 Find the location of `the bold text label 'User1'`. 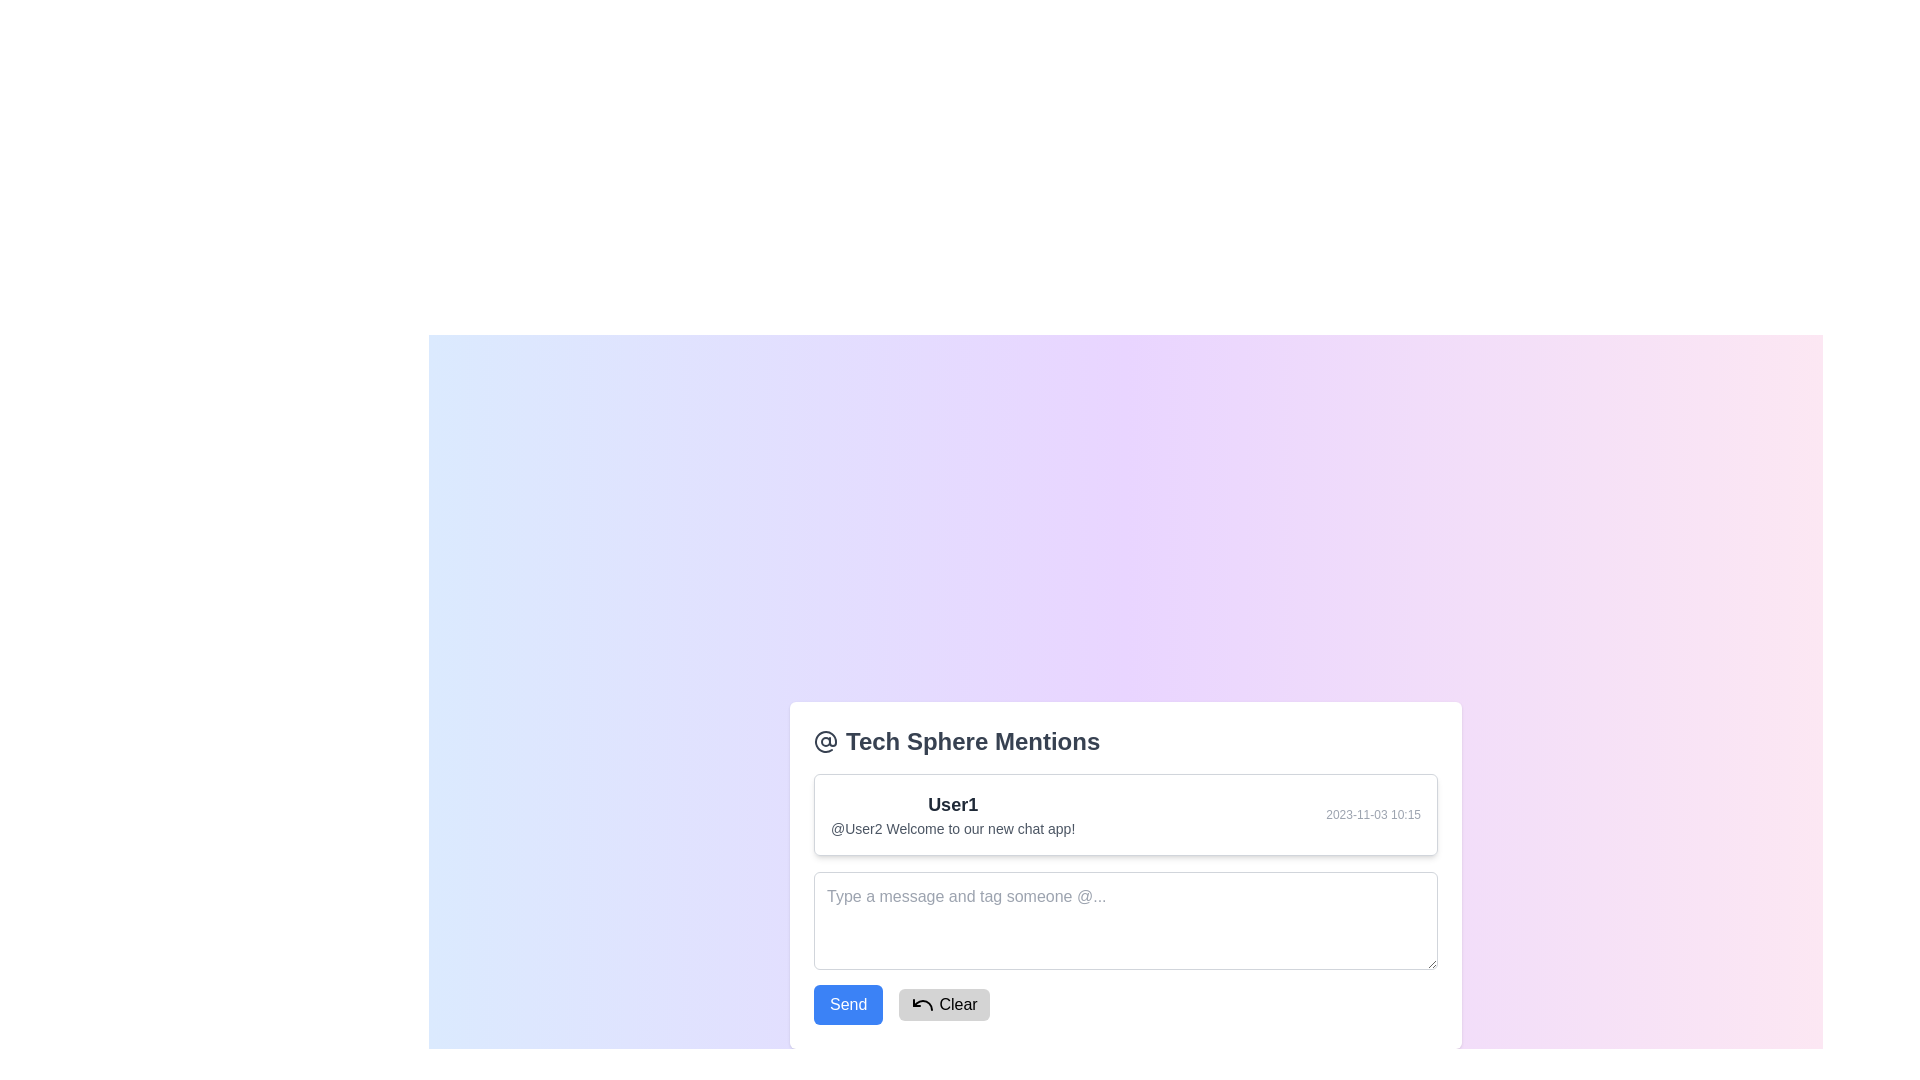

the bold text label 'User1' is located at coordinates (952, 803).